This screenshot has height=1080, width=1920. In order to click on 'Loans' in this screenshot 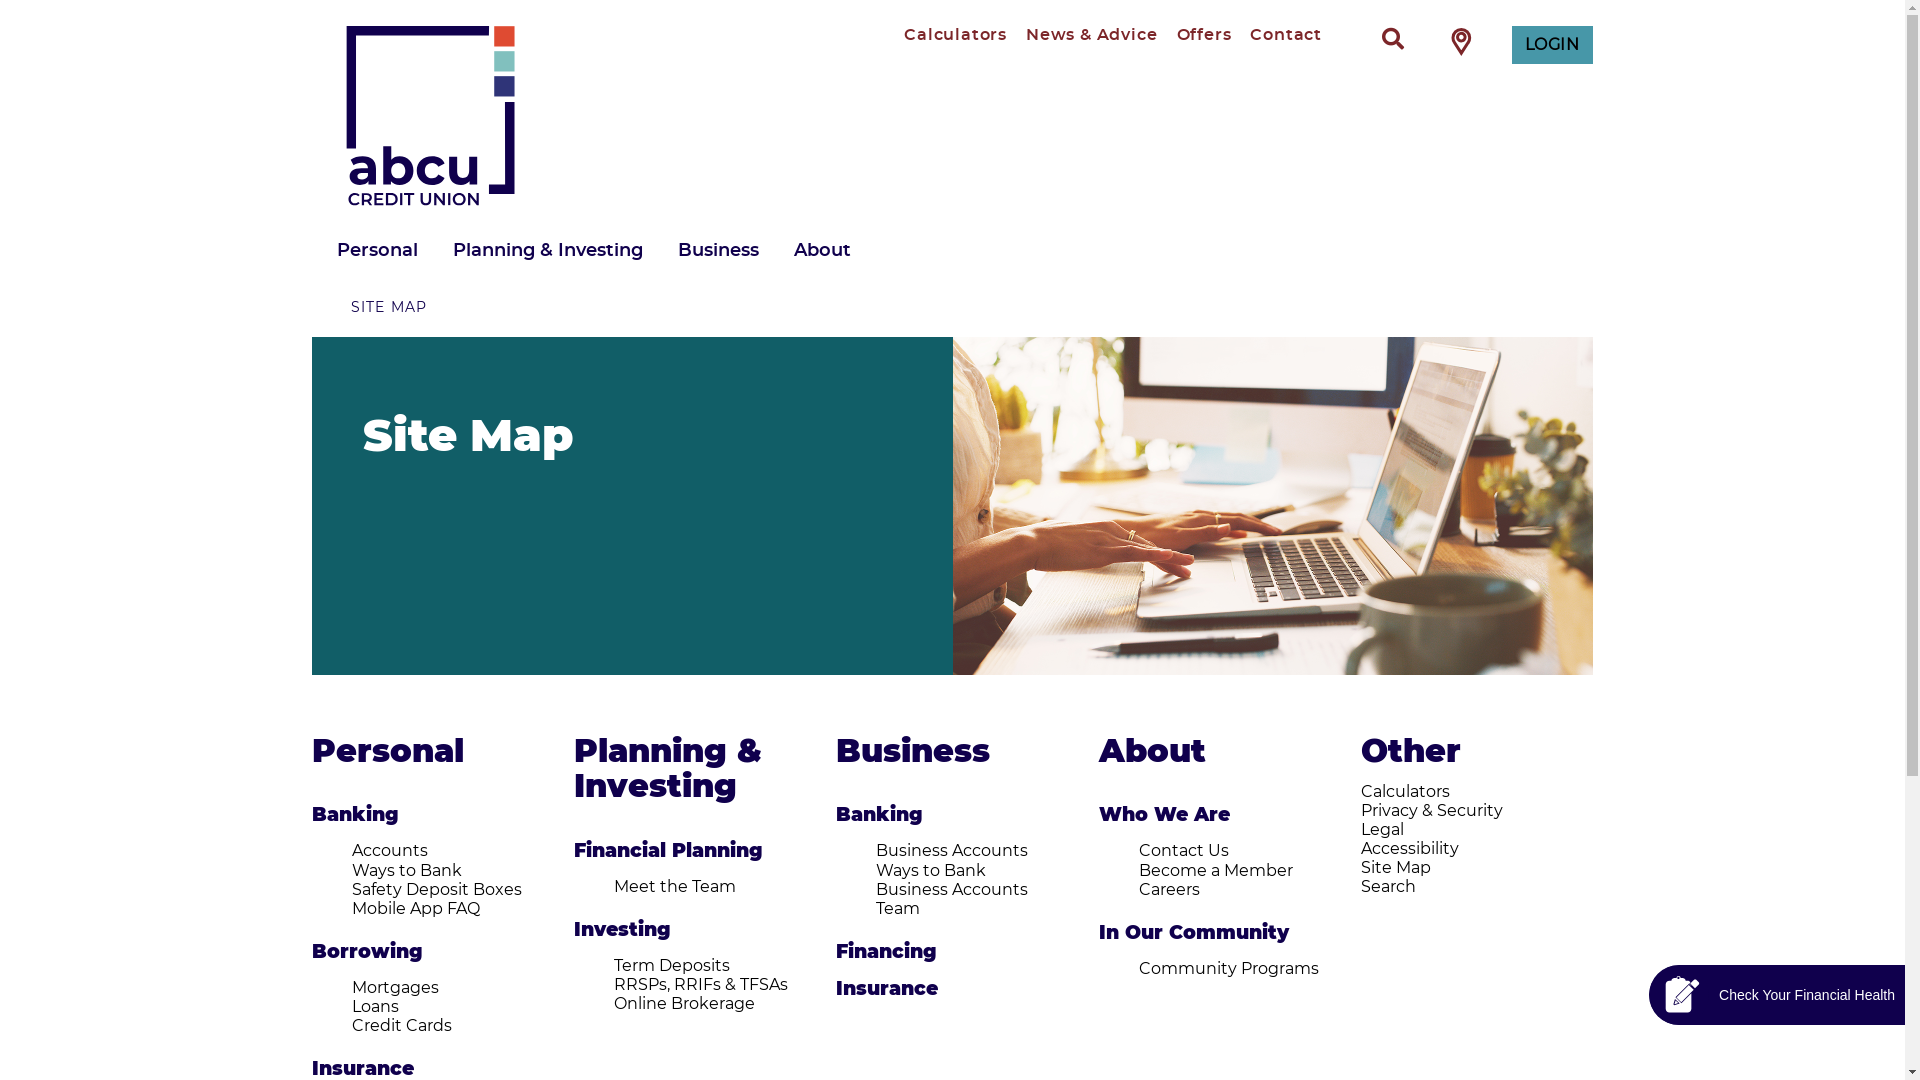, I will do `click(375, 1006)`.